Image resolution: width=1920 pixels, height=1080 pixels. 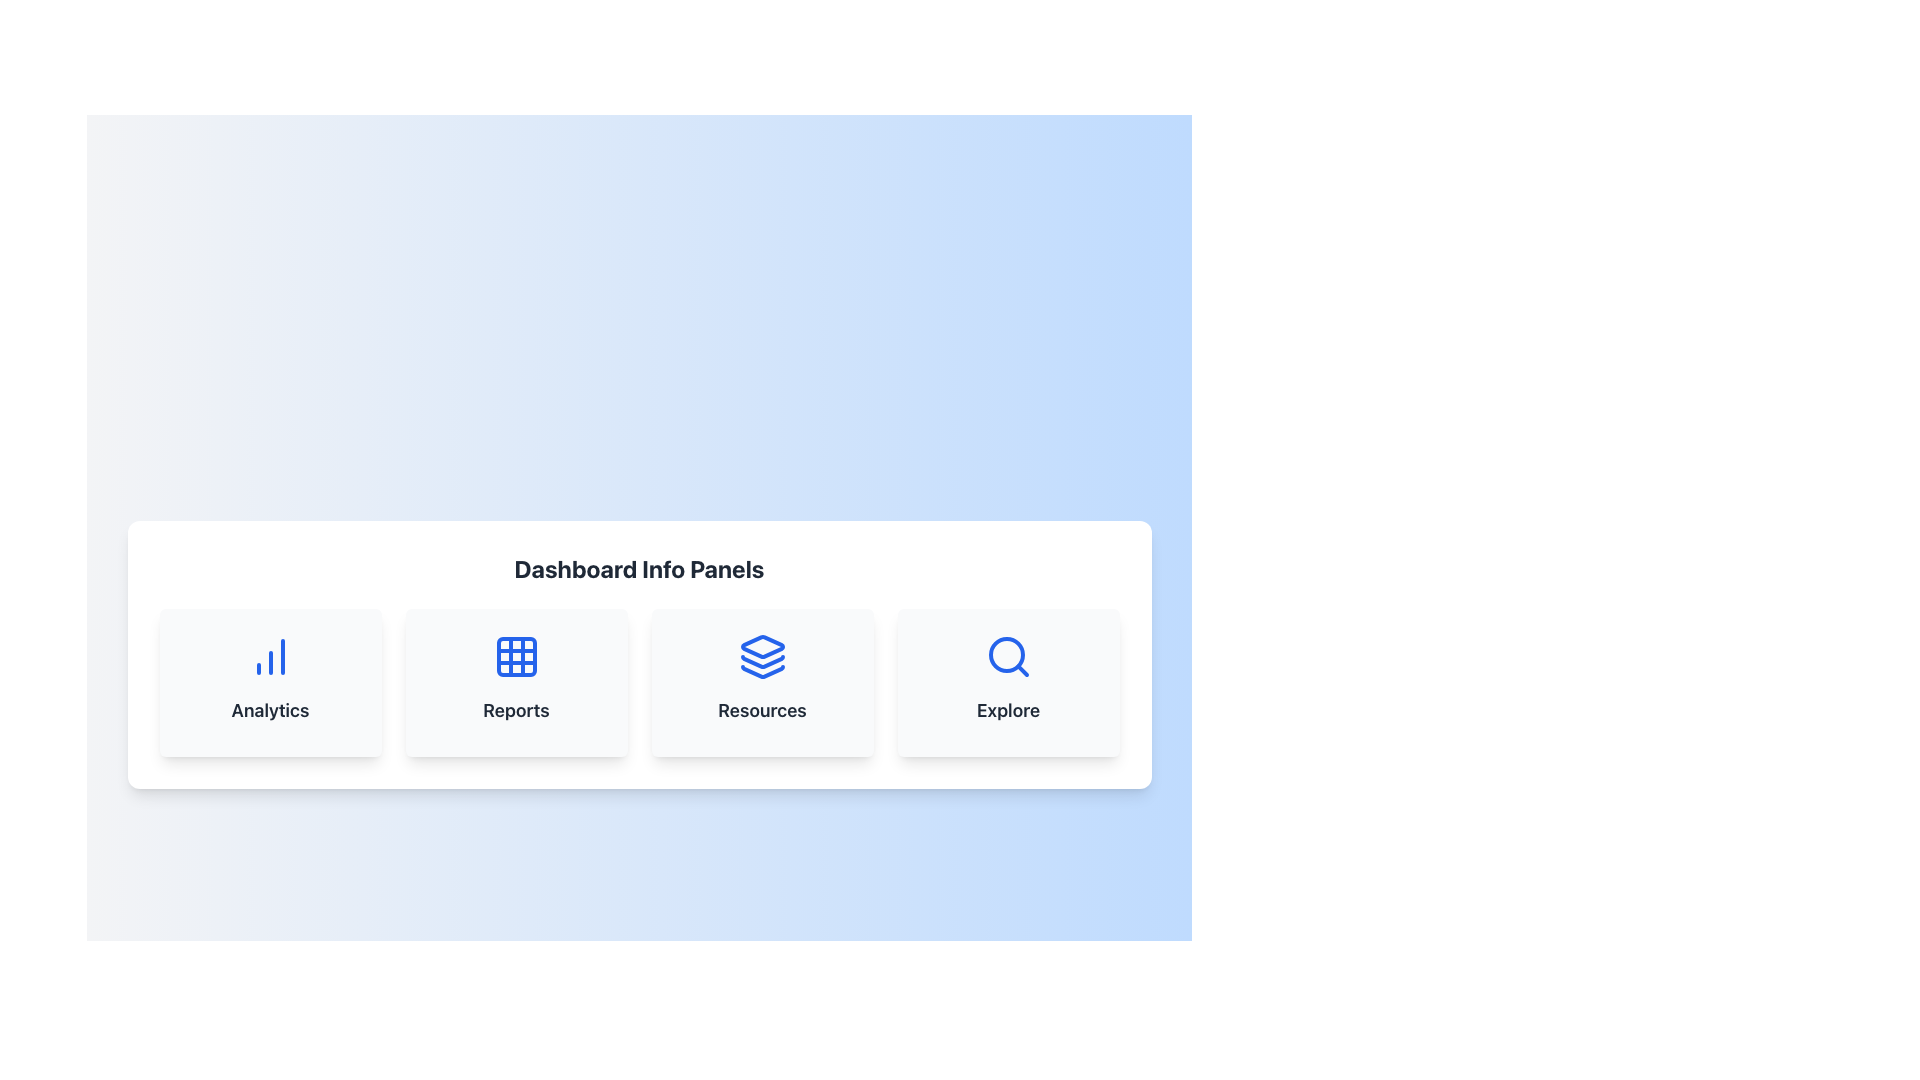 What do you see at coordinates (516, 656) in the screenshot?
I see `the 'Reports' icon located centrally in the 'Reports' card within the 'Dashboard Info Panels' section to observe its associated details` at bounding box center [516, 656].